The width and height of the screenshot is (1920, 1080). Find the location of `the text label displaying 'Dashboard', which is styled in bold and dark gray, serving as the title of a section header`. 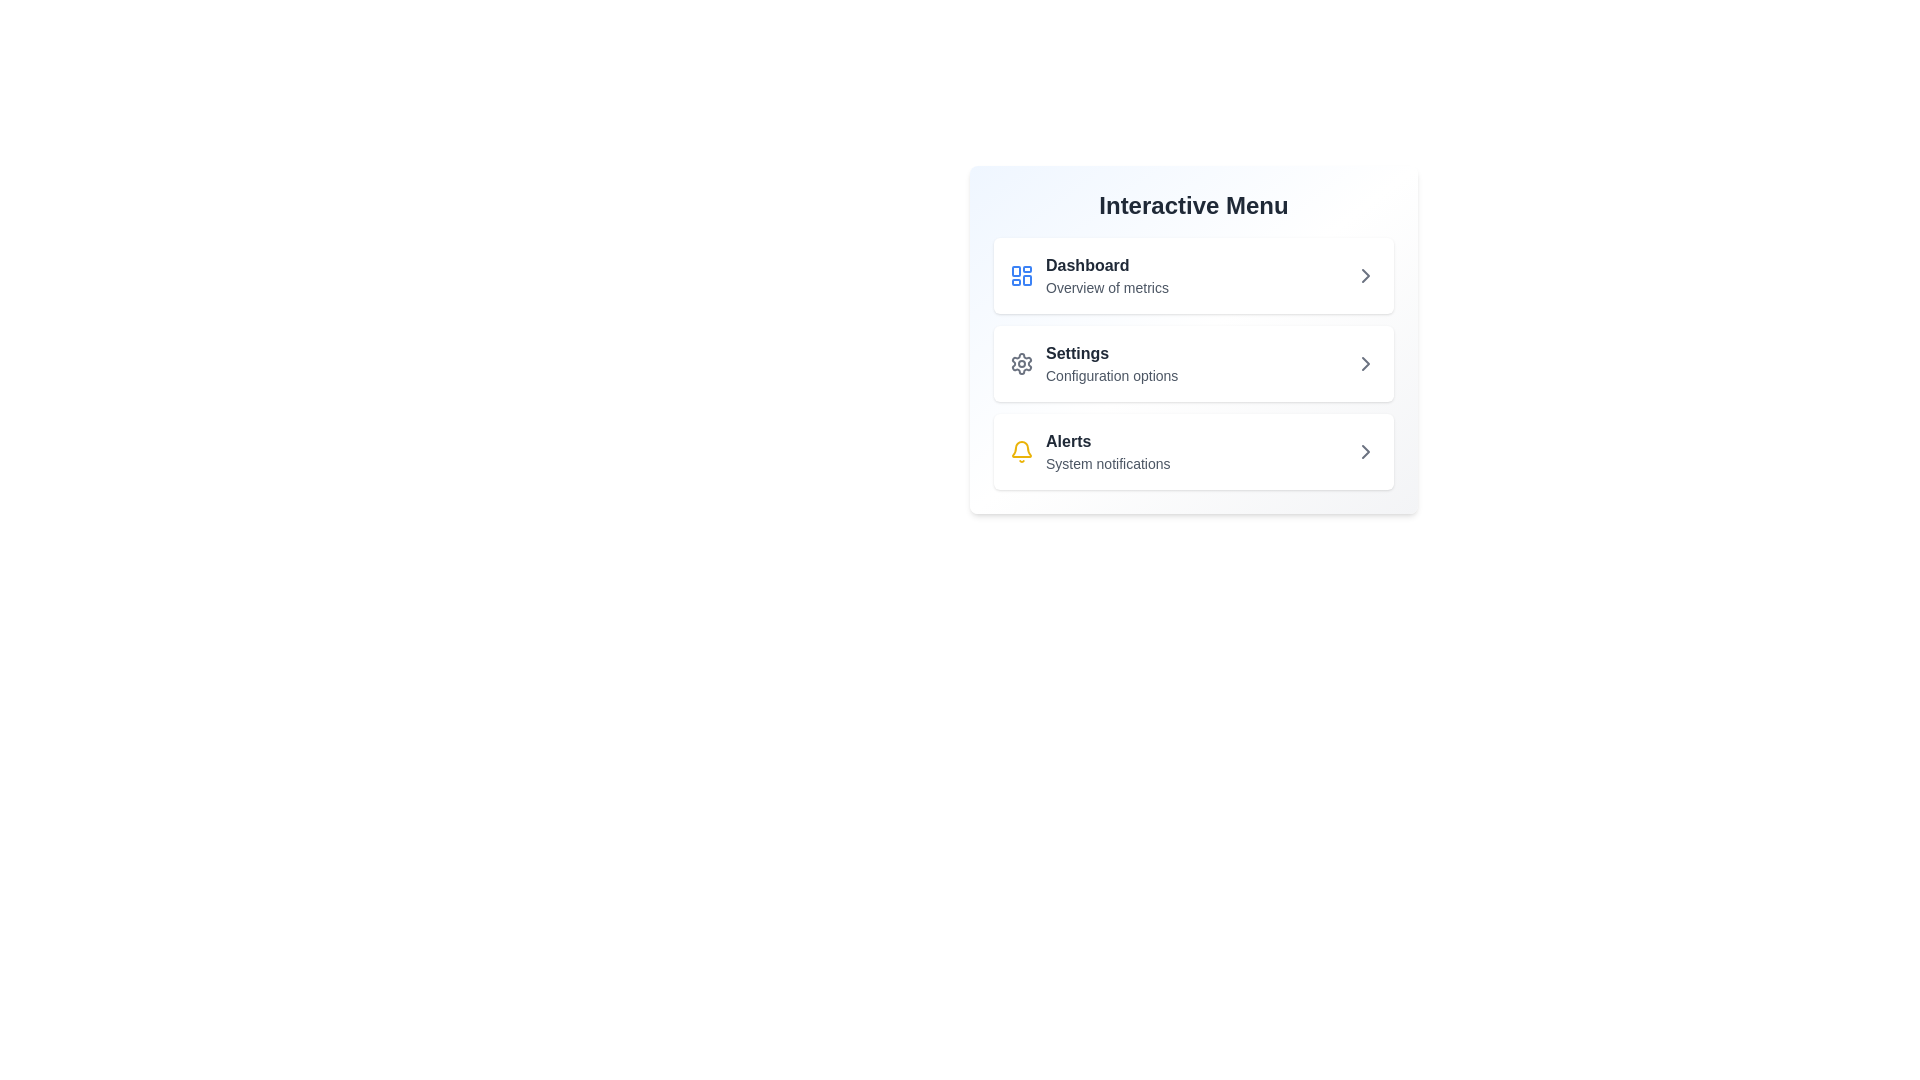

the text label displaying 'Dashboard', which is styled in bold and dark gray, serving as the title of a section header is located at coordinates (1106, 265).